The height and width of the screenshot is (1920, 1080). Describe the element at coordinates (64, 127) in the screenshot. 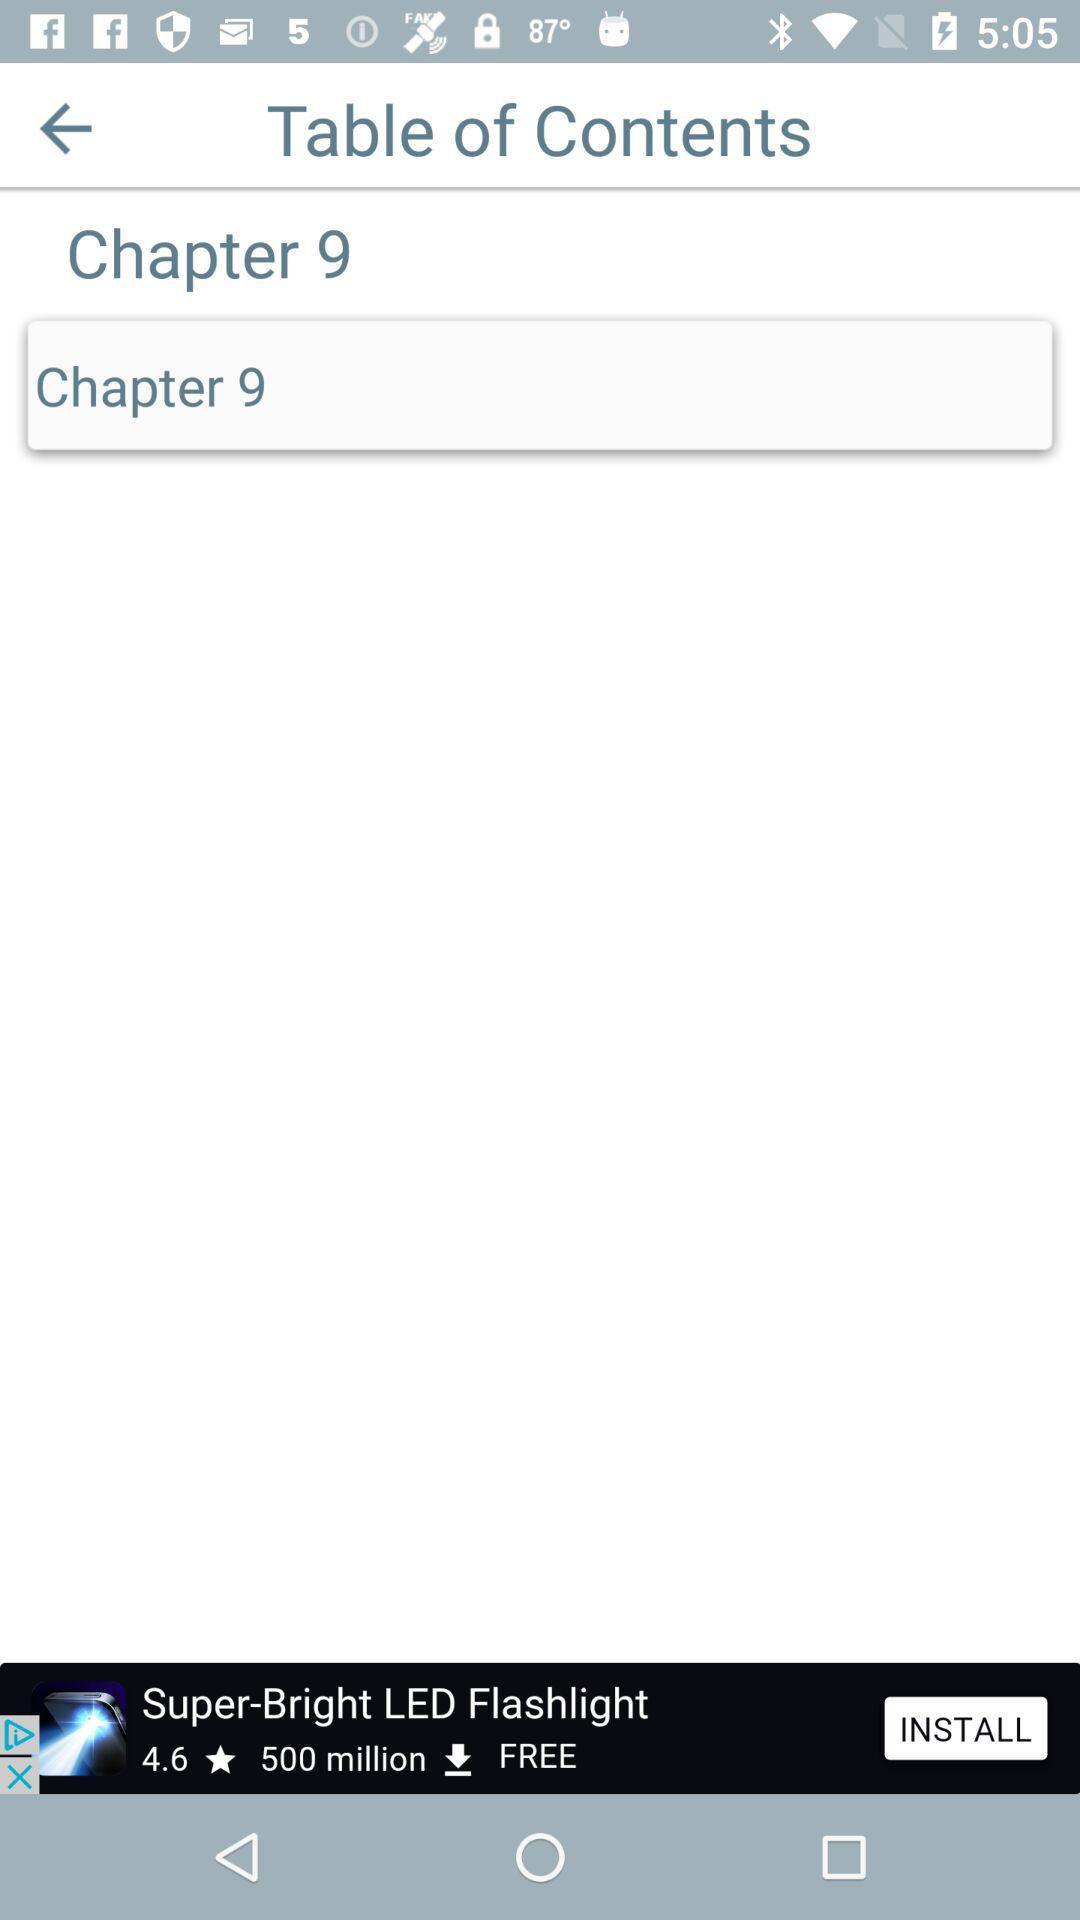

I see `previews button` at that location.